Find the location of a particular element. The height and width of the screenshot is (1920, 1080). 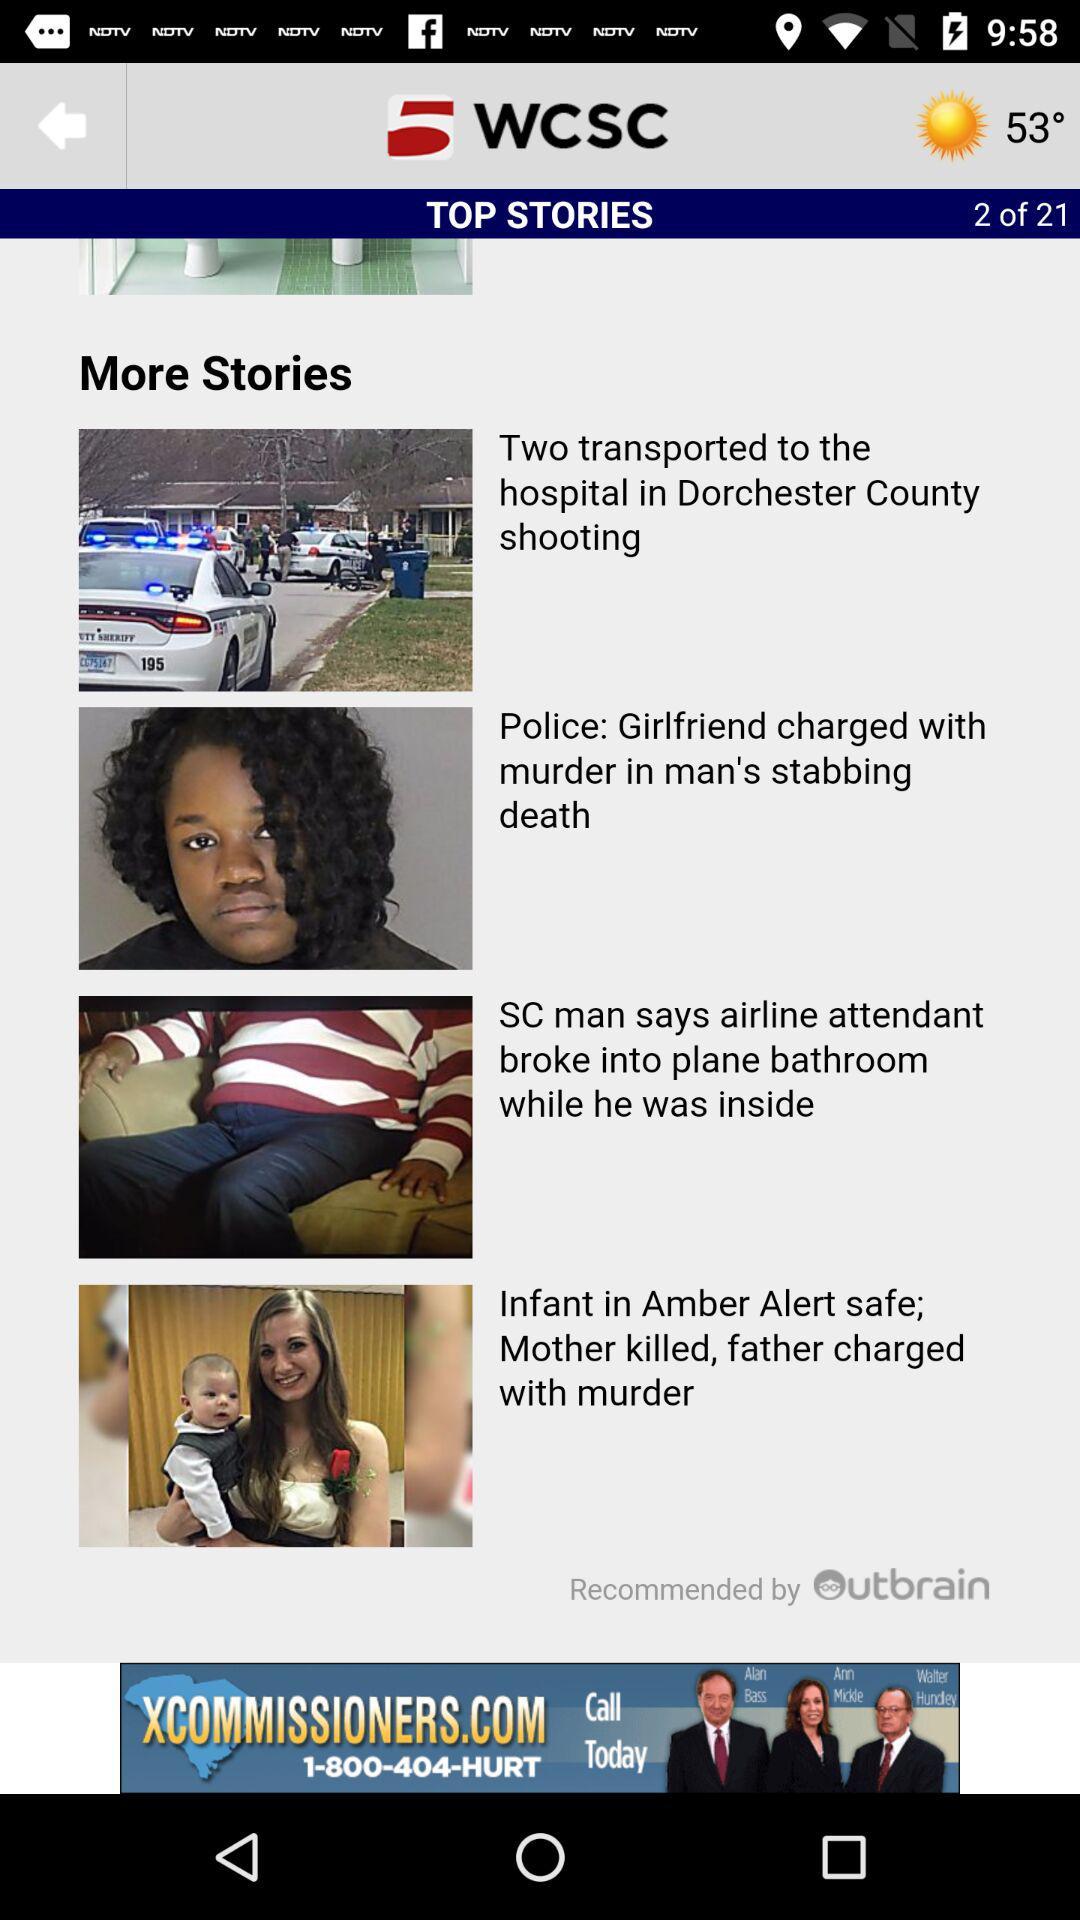

the arrow_backward icon is located at coordinates (61, 124).